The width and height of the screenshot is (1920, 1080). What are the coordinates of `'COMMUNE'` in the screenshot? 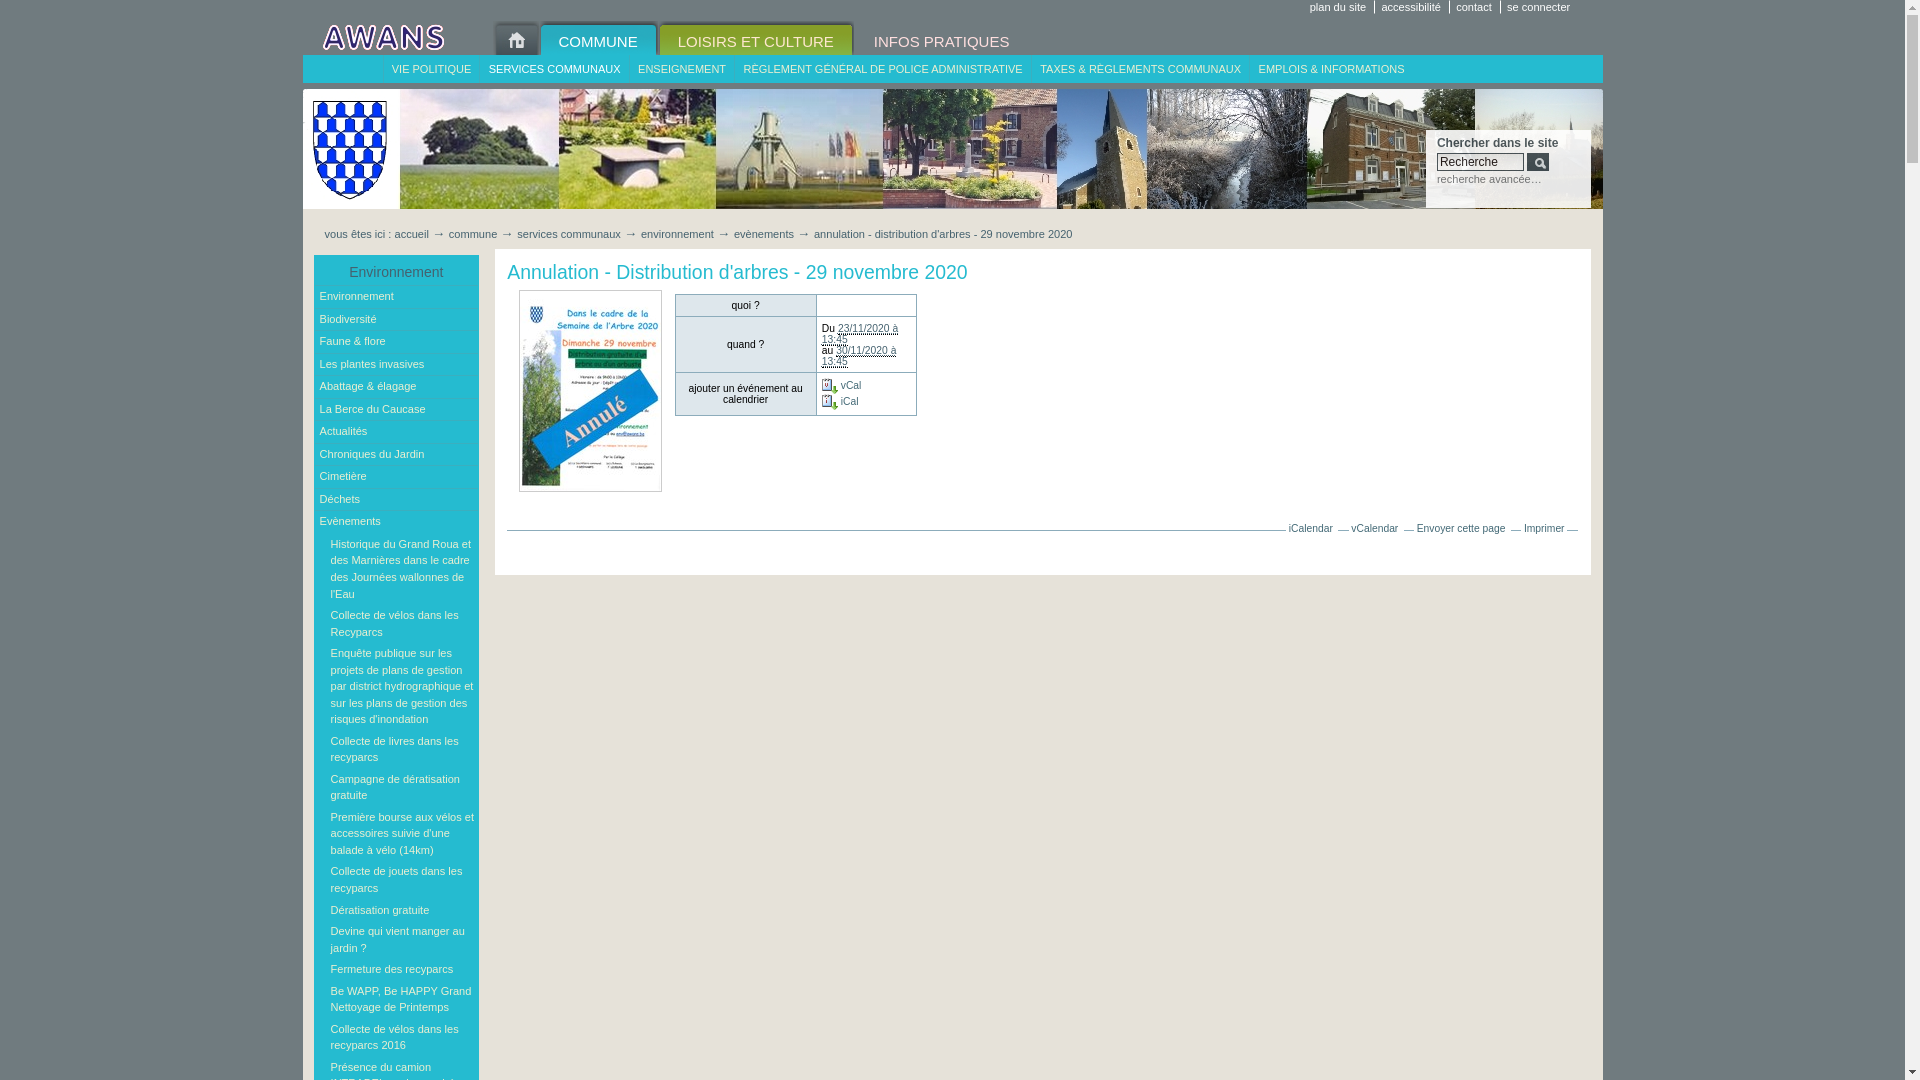 It's located at (596, 38).